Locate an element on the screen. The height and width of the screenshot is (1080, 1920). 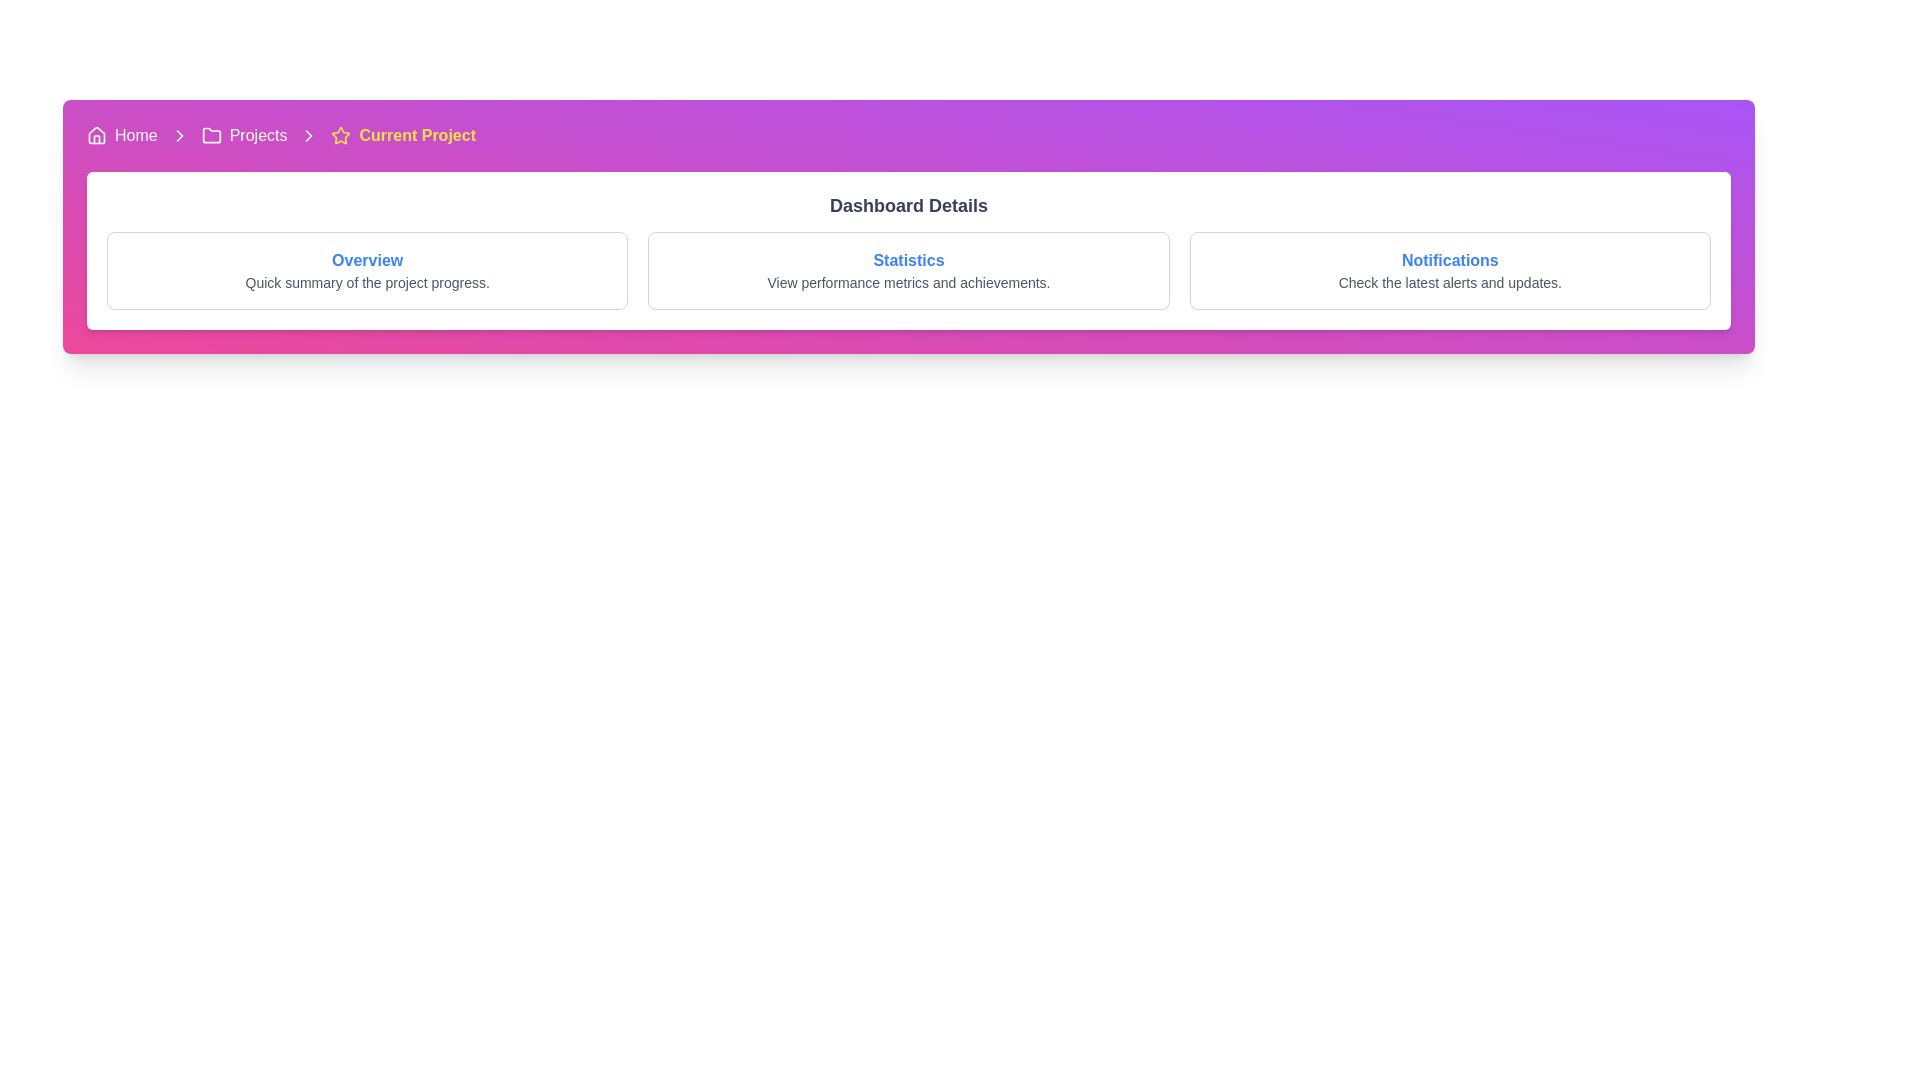
the rightward chevron arrow icon in the breadcrumb navigation located between 'Projects' and 'Current Project' is located at coordinates (308, 135).